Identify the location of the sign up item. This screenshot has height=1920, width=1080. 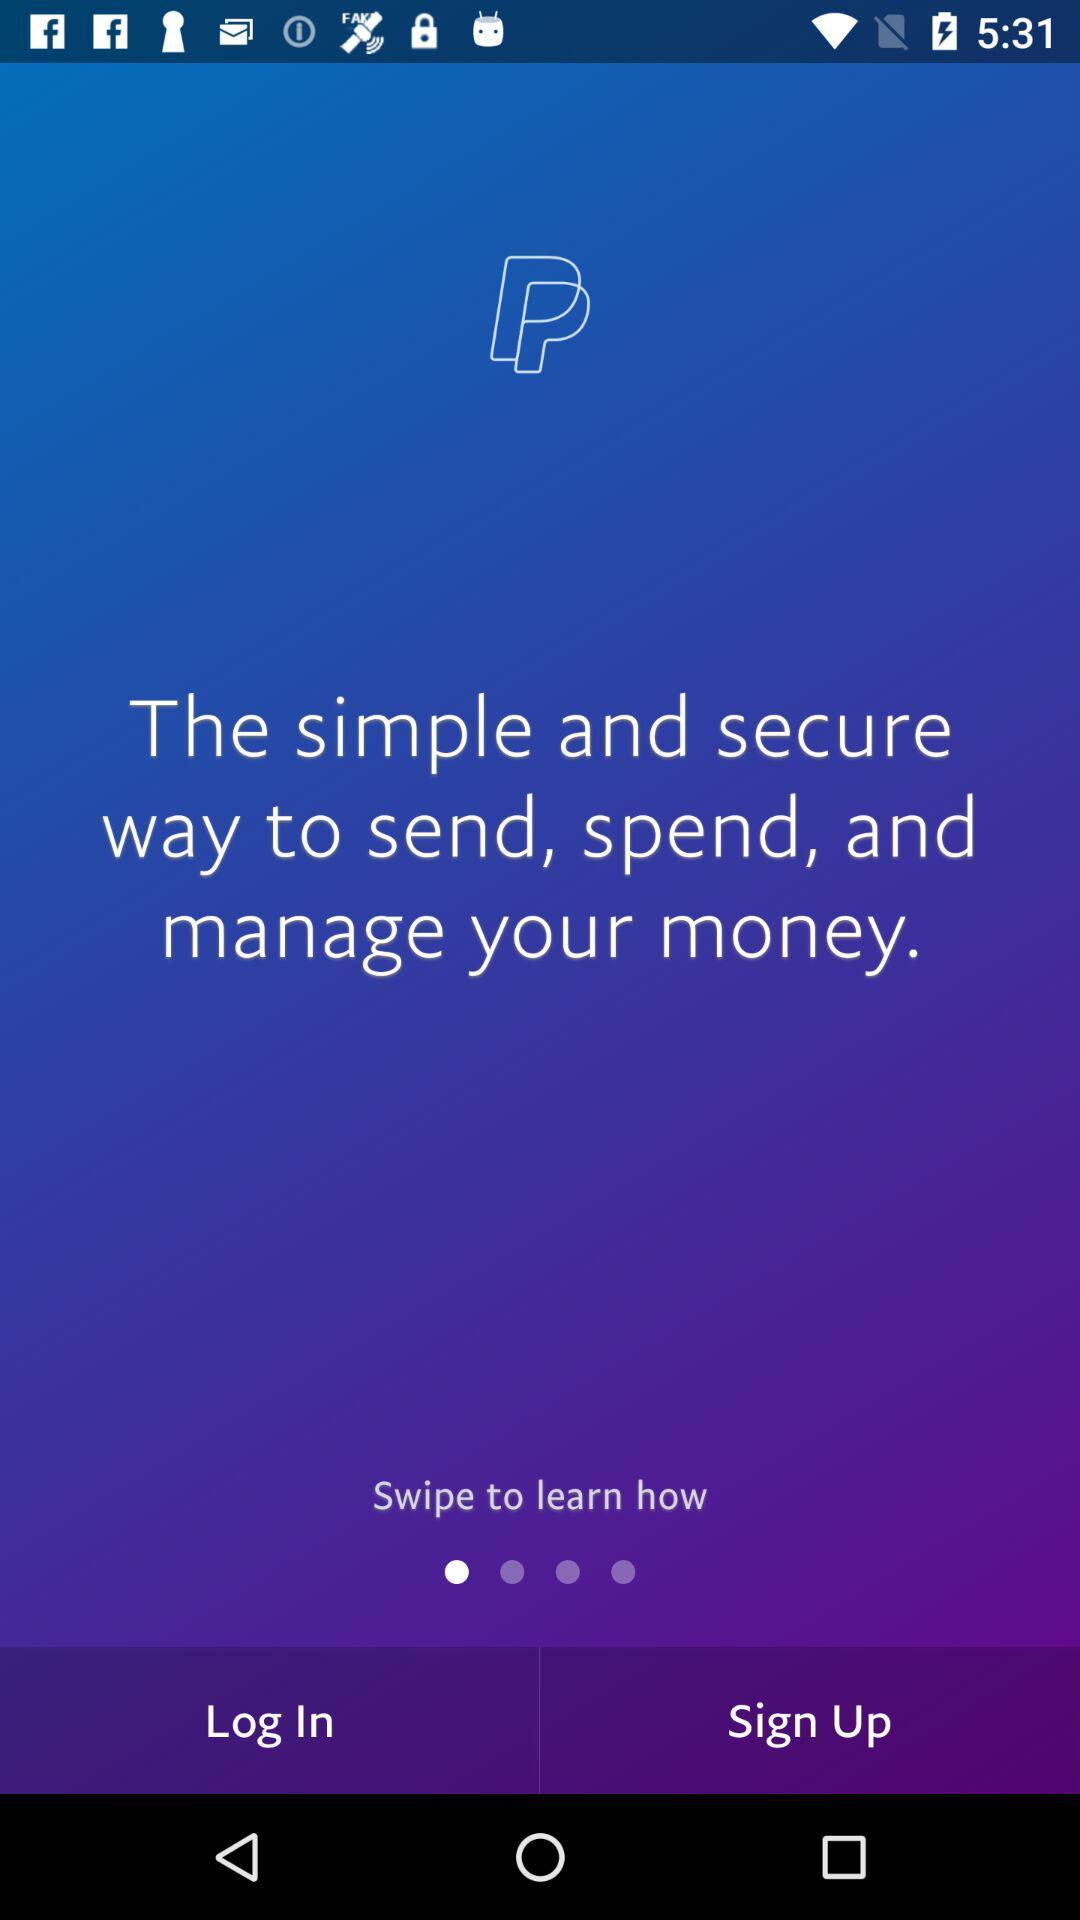
(810, 1719).